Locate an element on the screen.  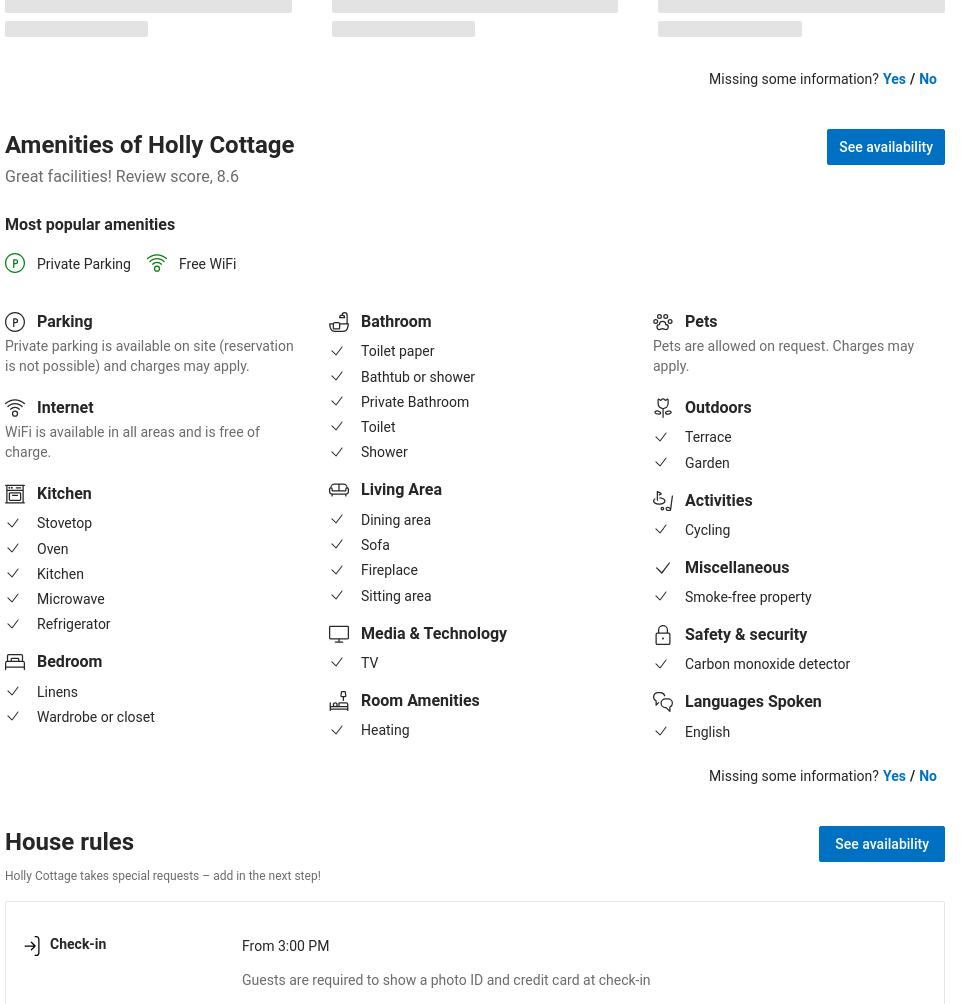
'Holly Cottage takes special requests – add in the next step!' is located at coordinates (161, 874).